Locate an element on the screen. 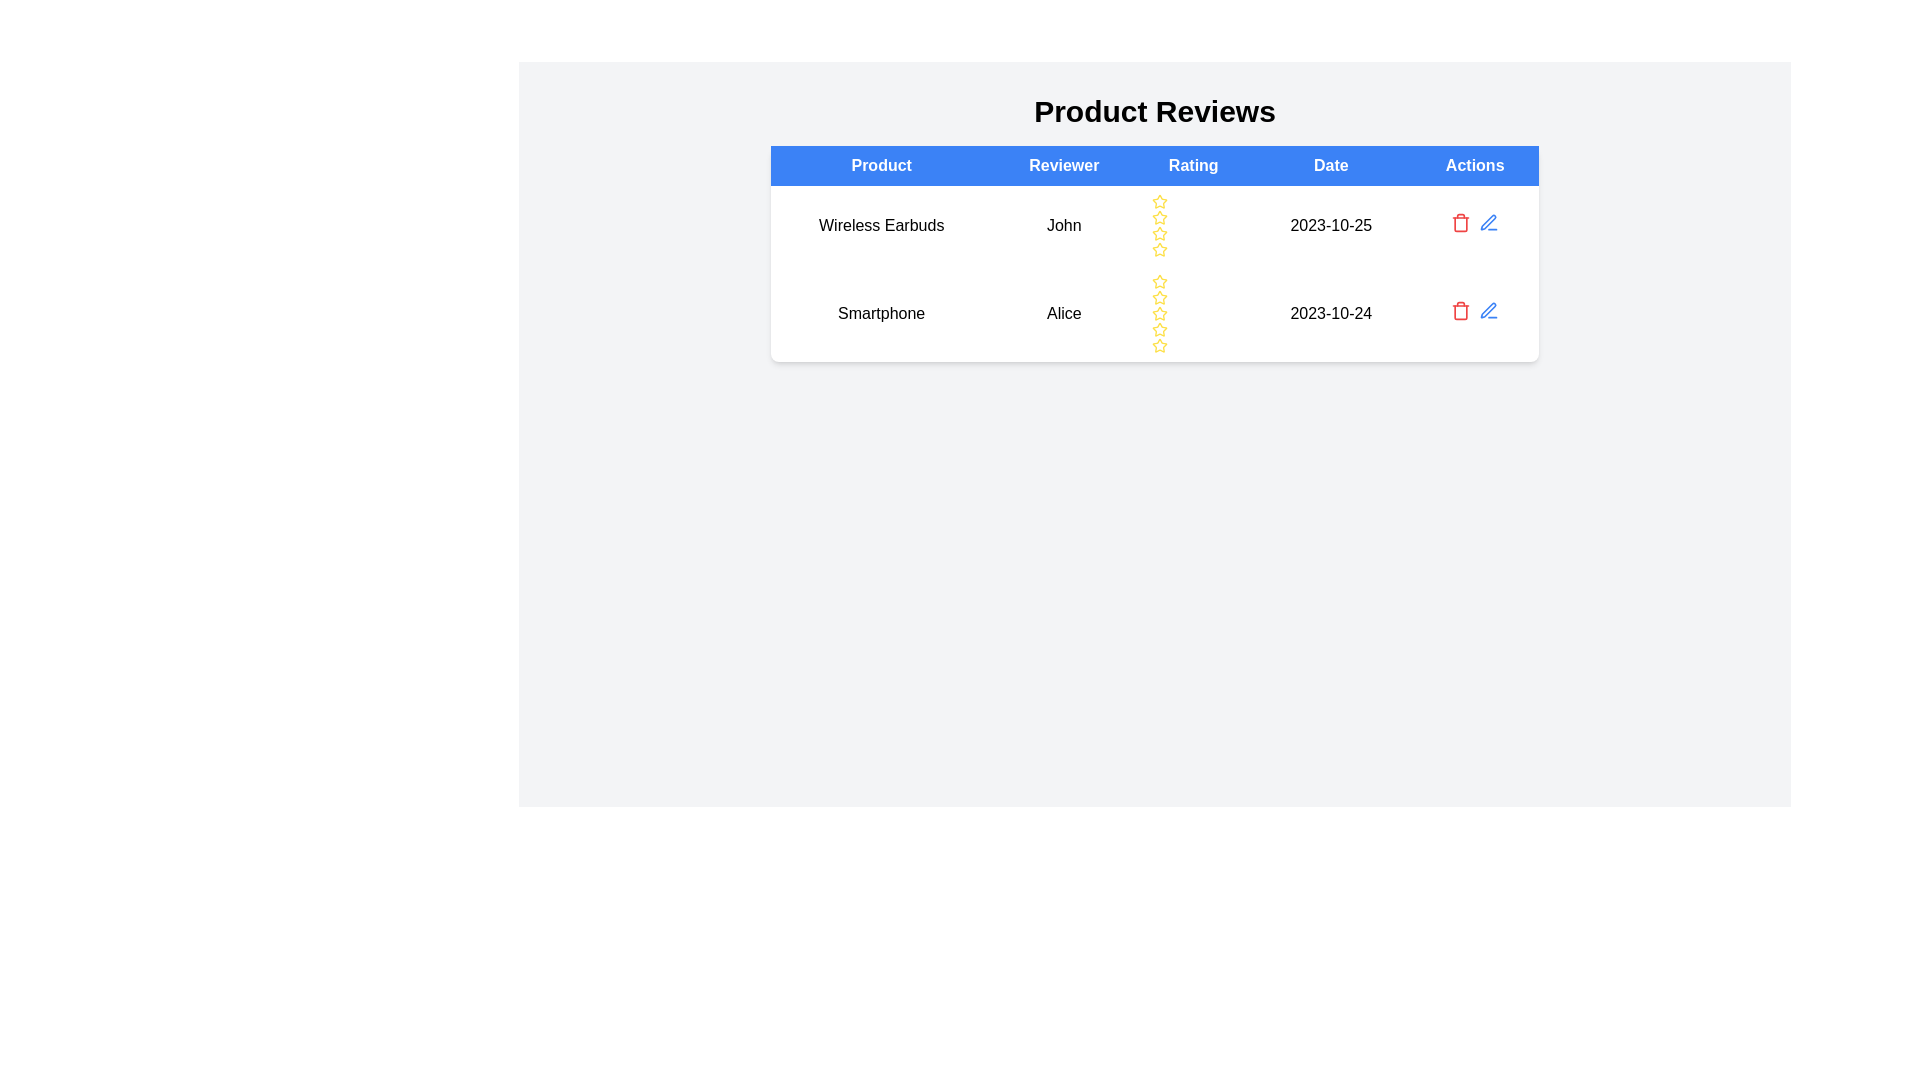 The height and width of the screenshot is (1080, 1920). the 'Reviewer' header cell in the table, which is styled with a blue background and white centered text, located between the 'Product' and 'Rating' headers is located at coordinates (1063, 164).